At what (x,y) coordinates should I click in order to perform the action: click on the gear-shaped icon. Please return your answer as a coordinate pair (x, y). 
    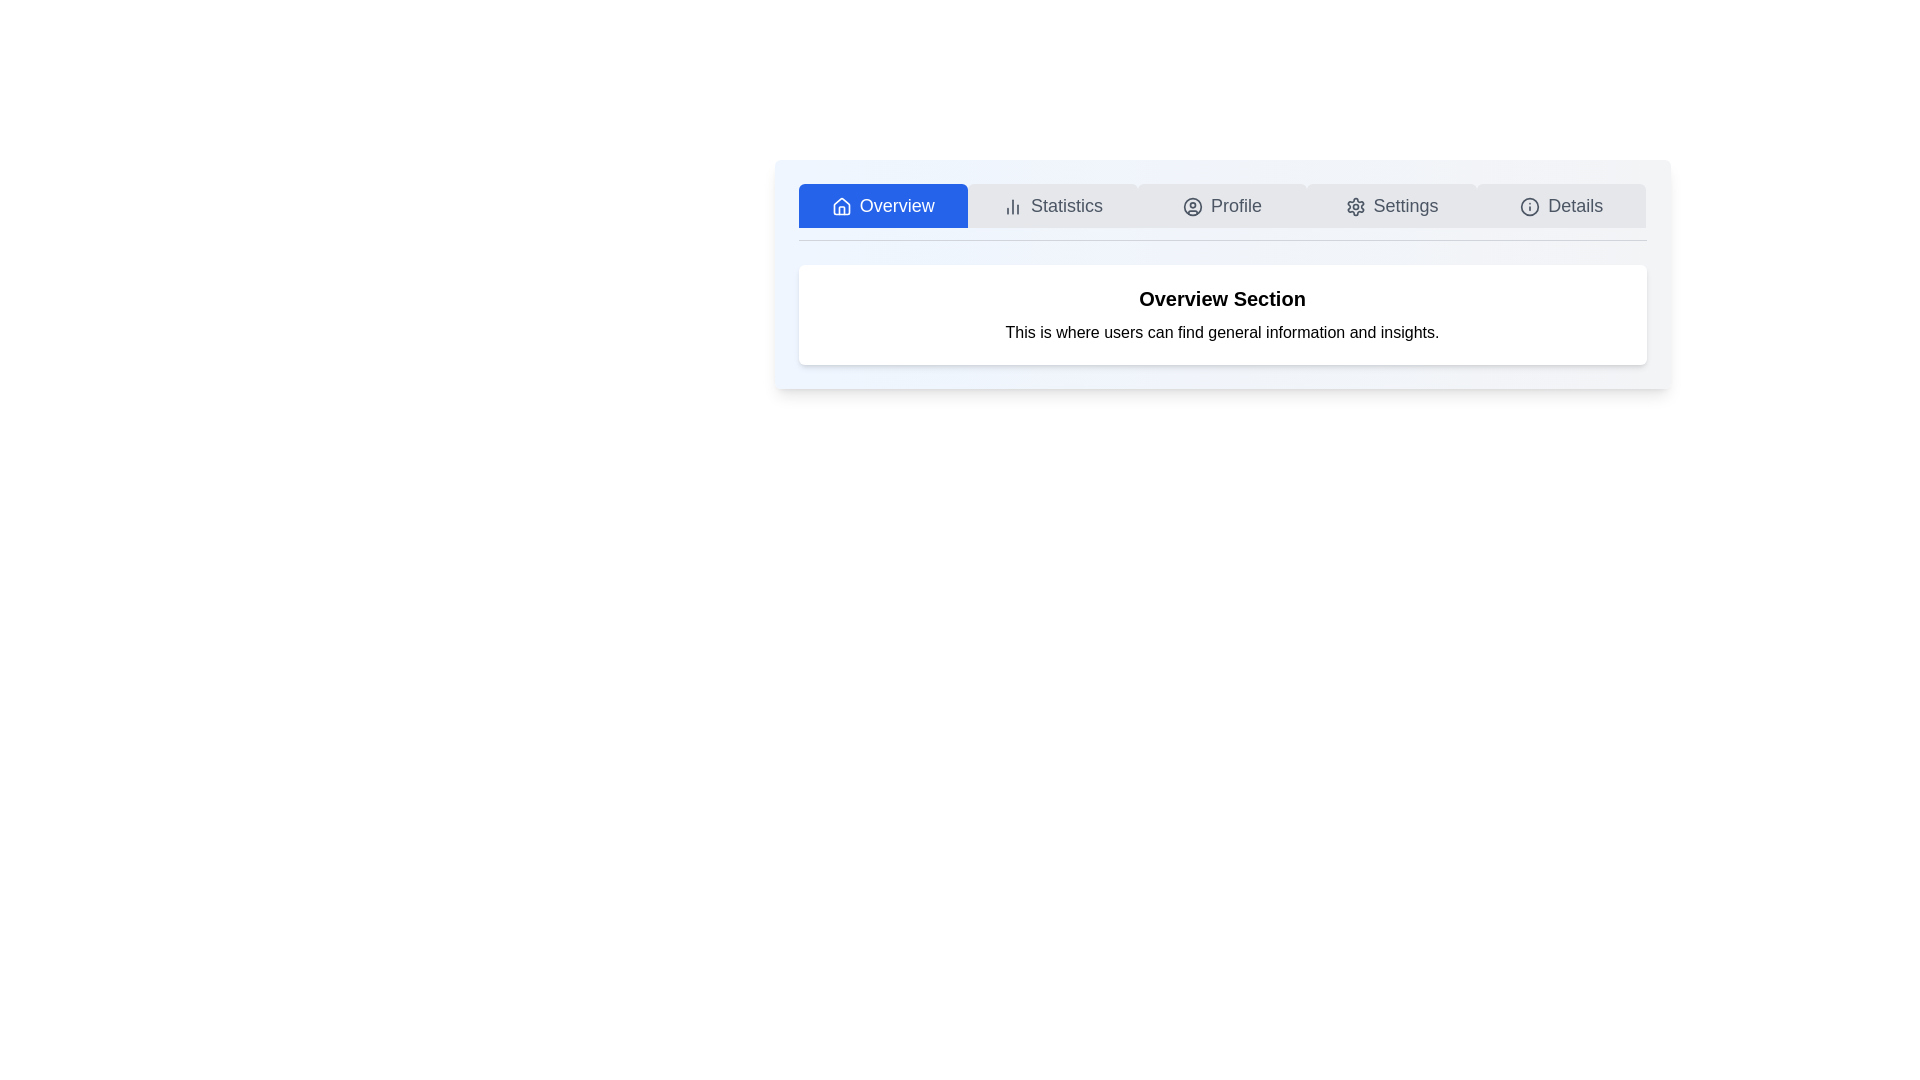
    Looking at the image, I should click on (1355, 207).